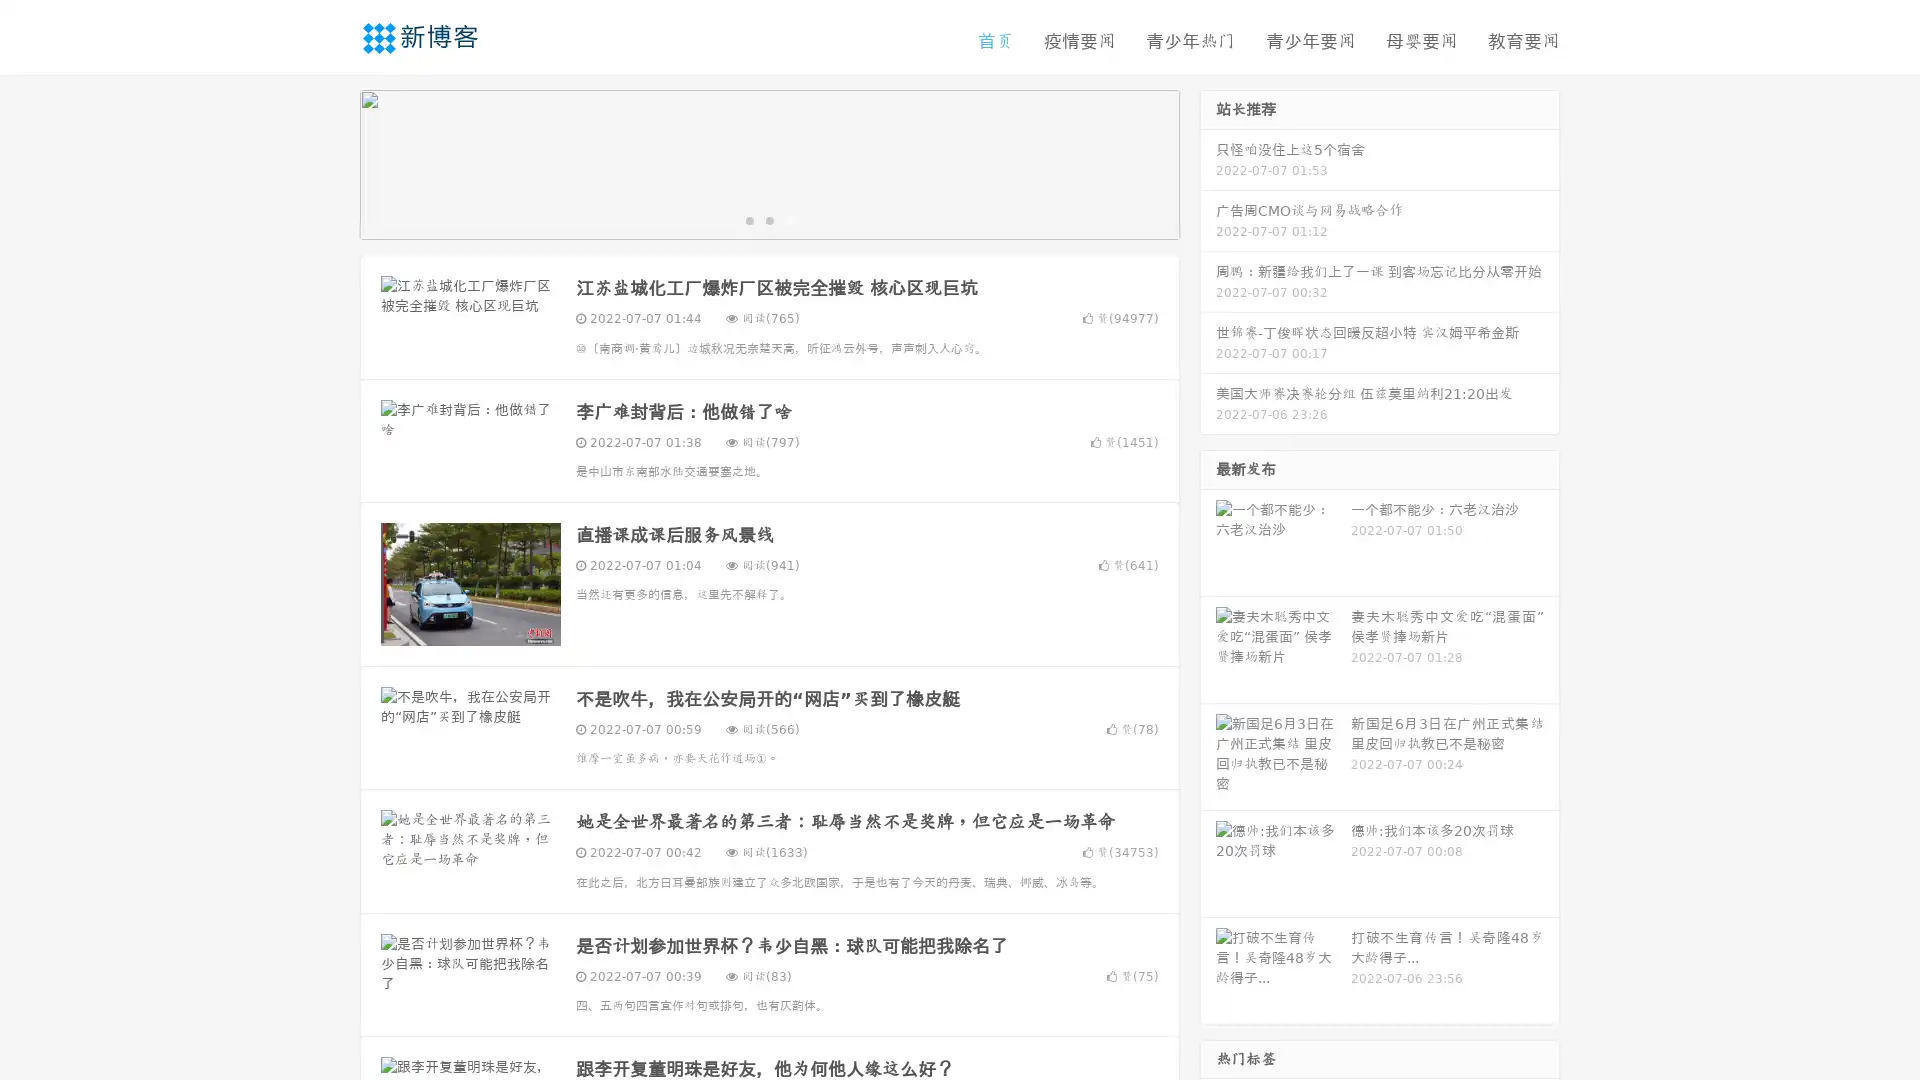 Image resolution: width=1920 pixels, height=1080 pixels. I want to click on Go to slide 1, so click(748, 225).